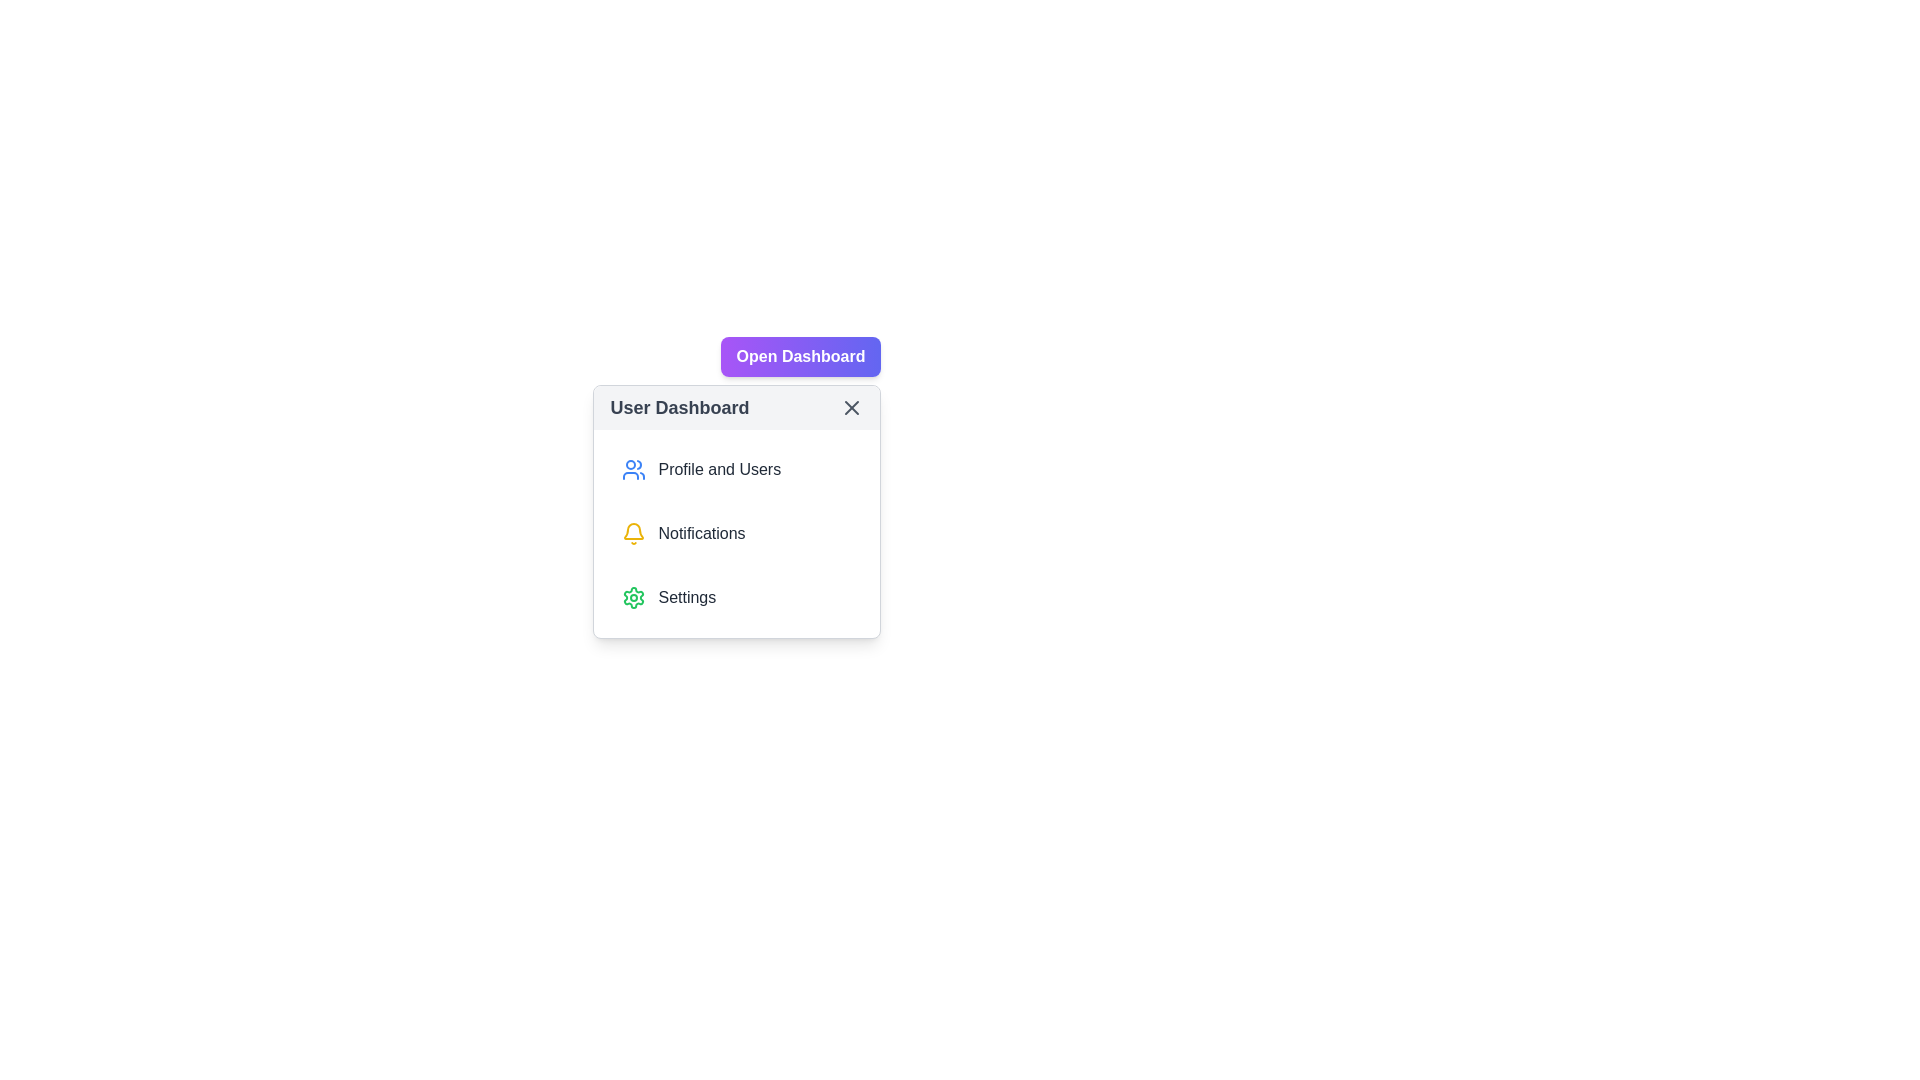 The image size is (1920, 1080). What do you see at coordinates (736, 511) in the screenshot?
I see `the dropdown menu located below and aligned to the right of the 'Open Dashboard' button` at bounding box center [736, 511].